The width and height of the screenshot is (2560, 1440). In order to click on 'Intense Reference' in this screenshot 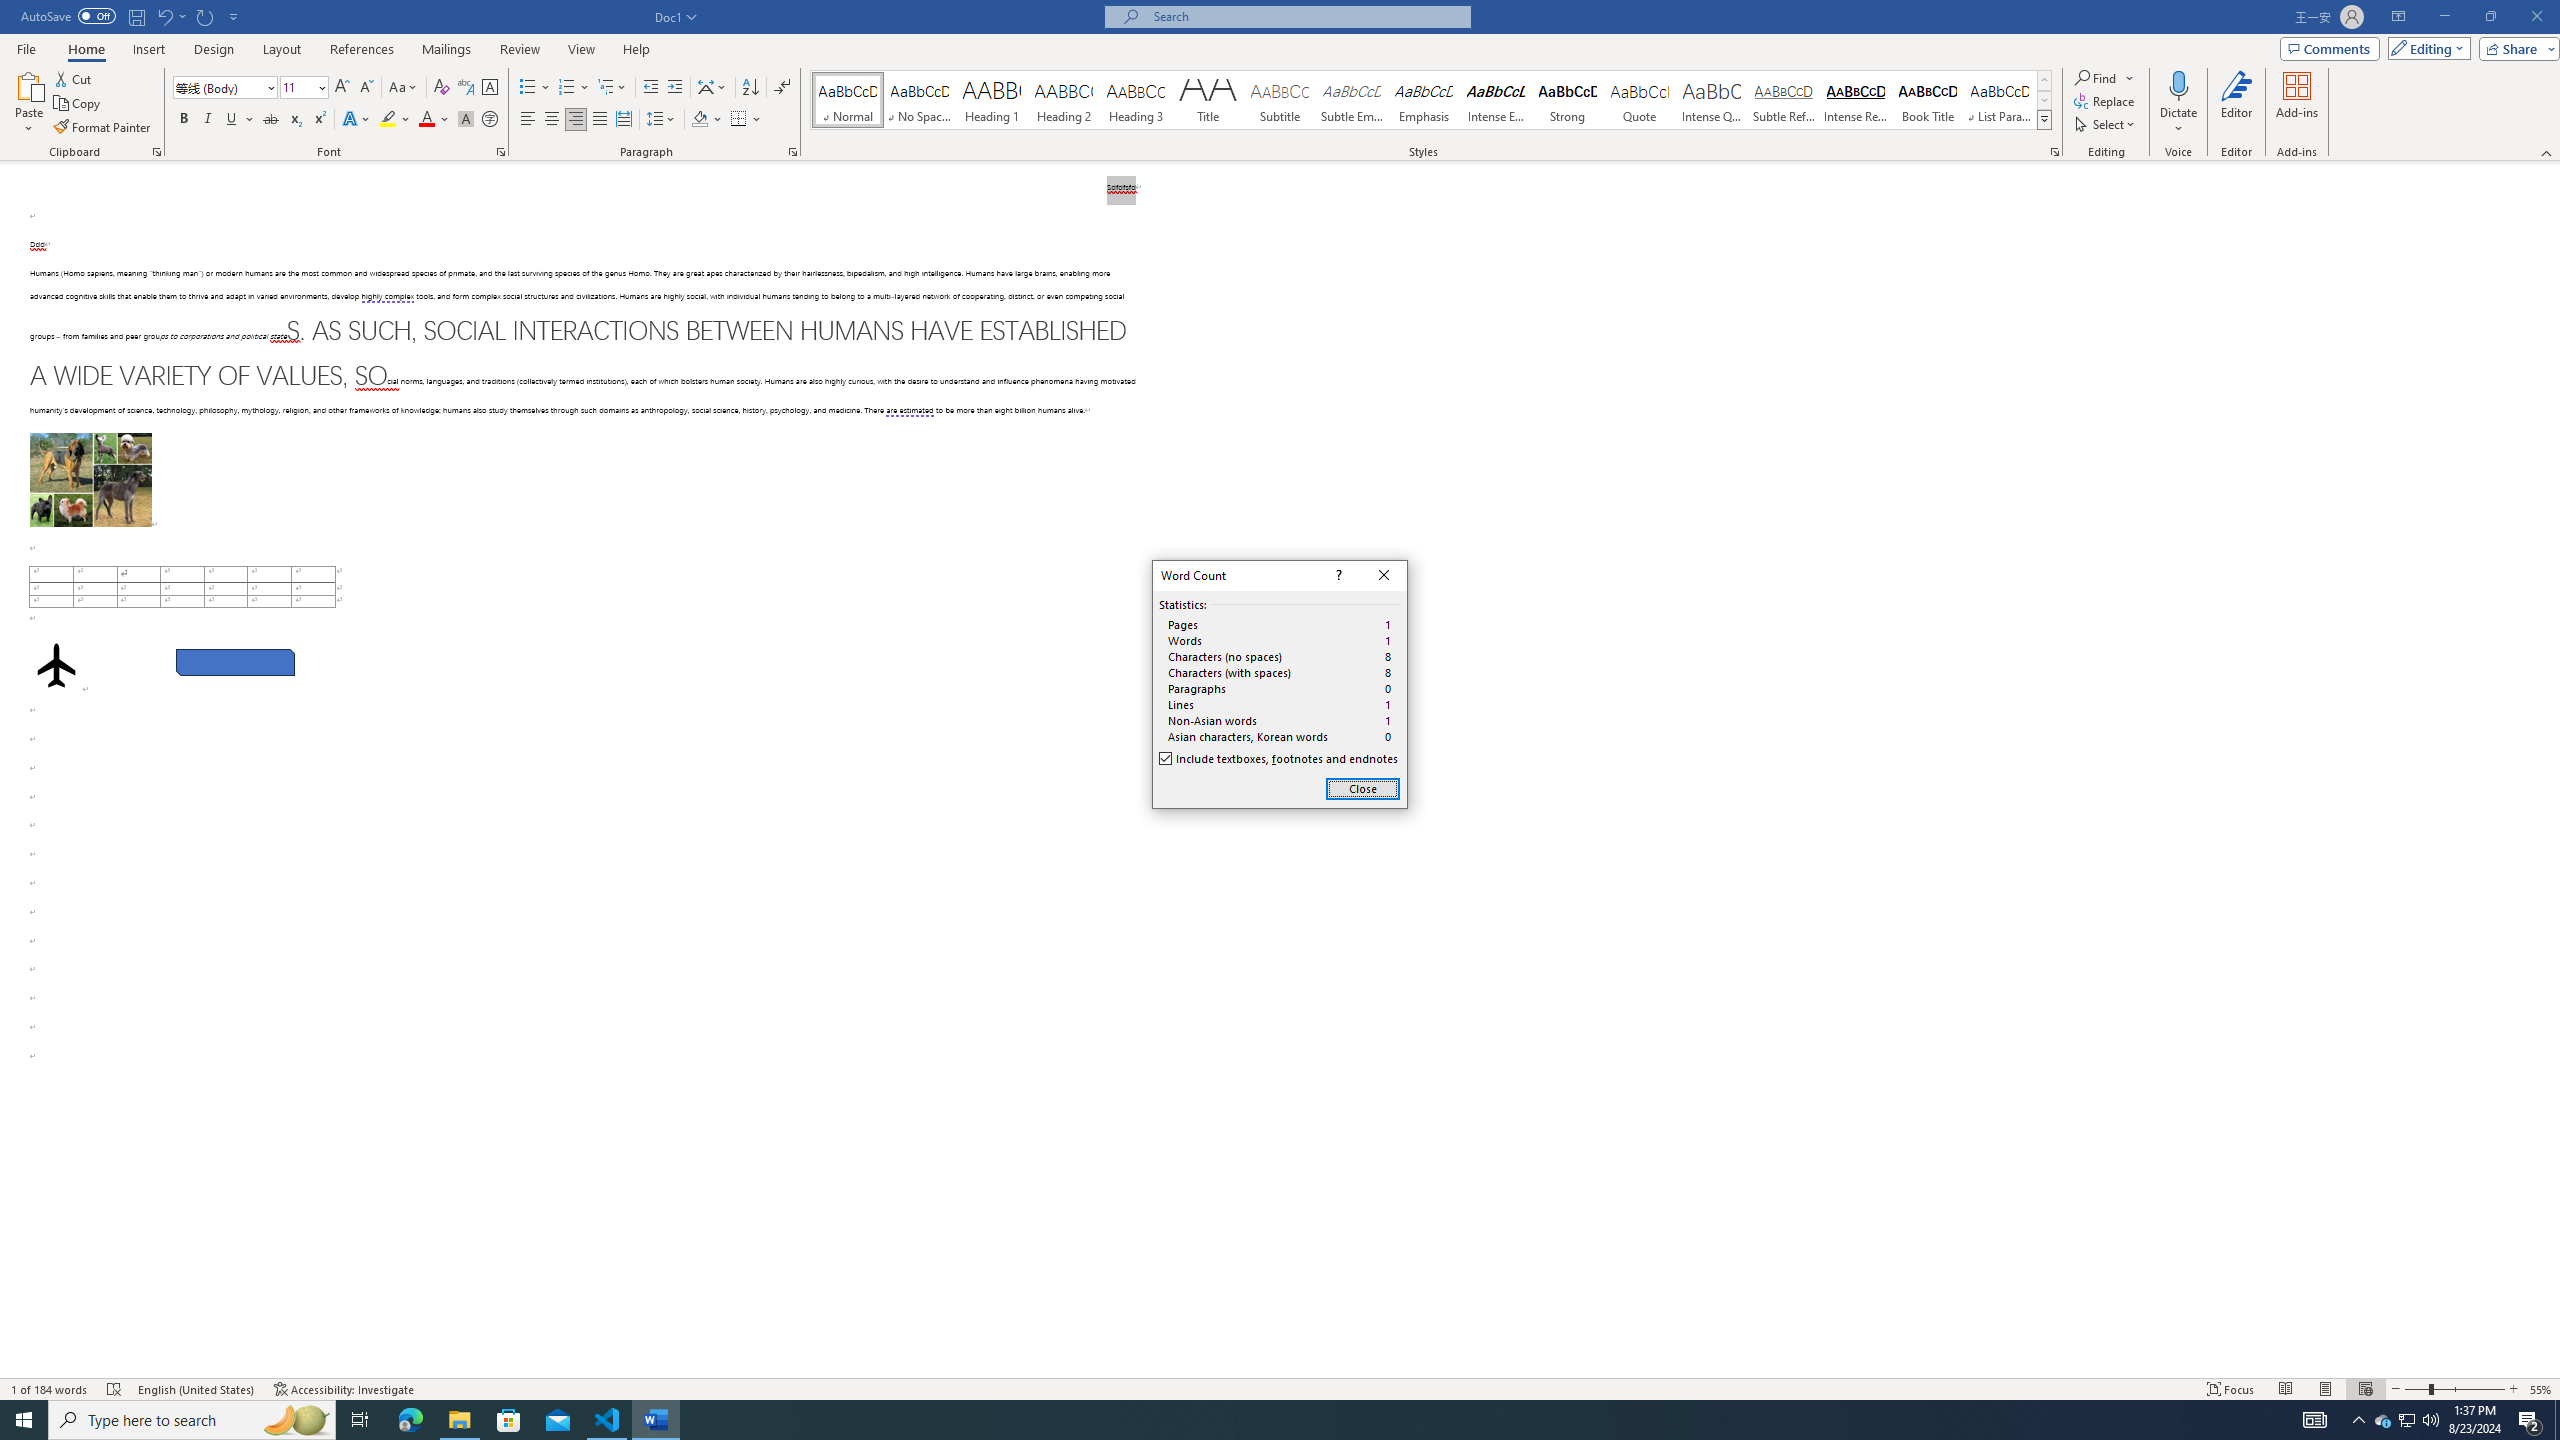, I will do `click(1855, 99)`.